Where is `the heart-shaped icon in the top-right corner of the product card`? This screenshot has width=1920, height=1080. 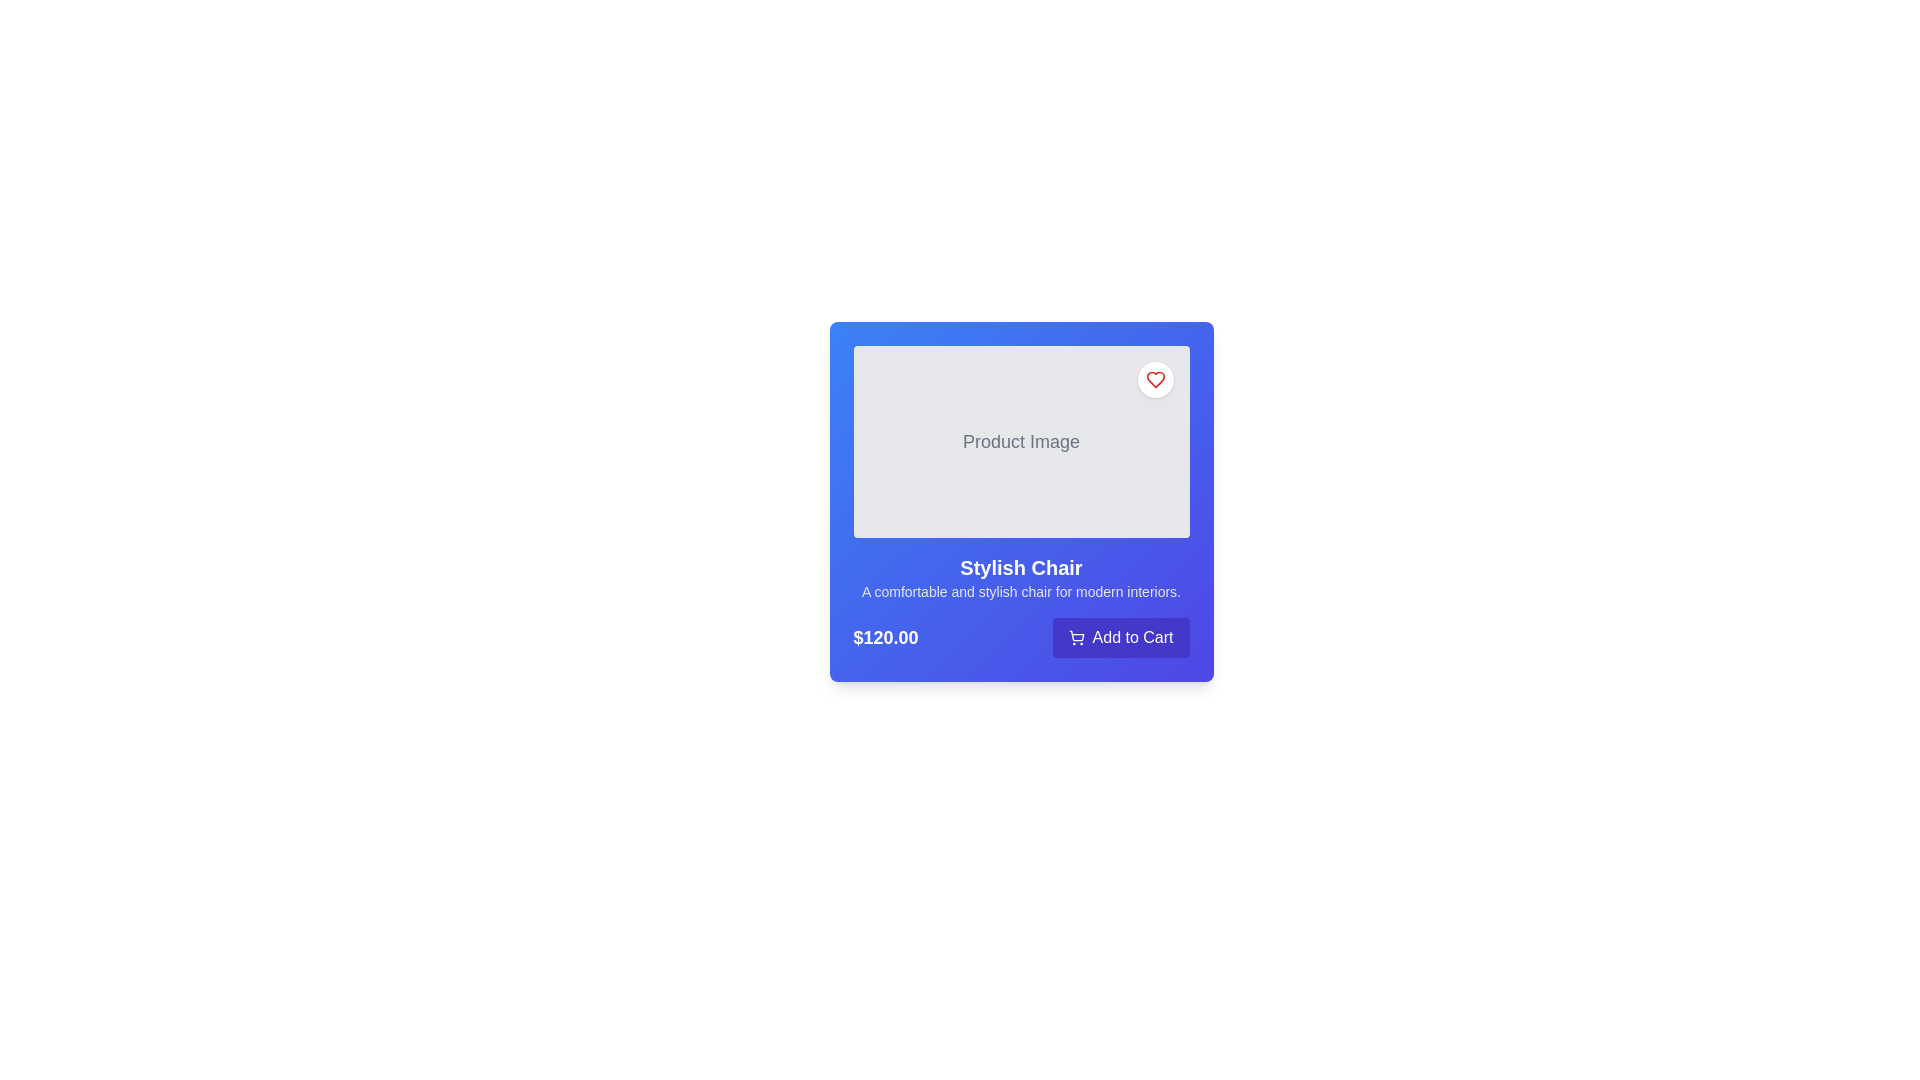 the heart-shaped icon in the top-right corner of the product card is located at coordinates (1155, 380).